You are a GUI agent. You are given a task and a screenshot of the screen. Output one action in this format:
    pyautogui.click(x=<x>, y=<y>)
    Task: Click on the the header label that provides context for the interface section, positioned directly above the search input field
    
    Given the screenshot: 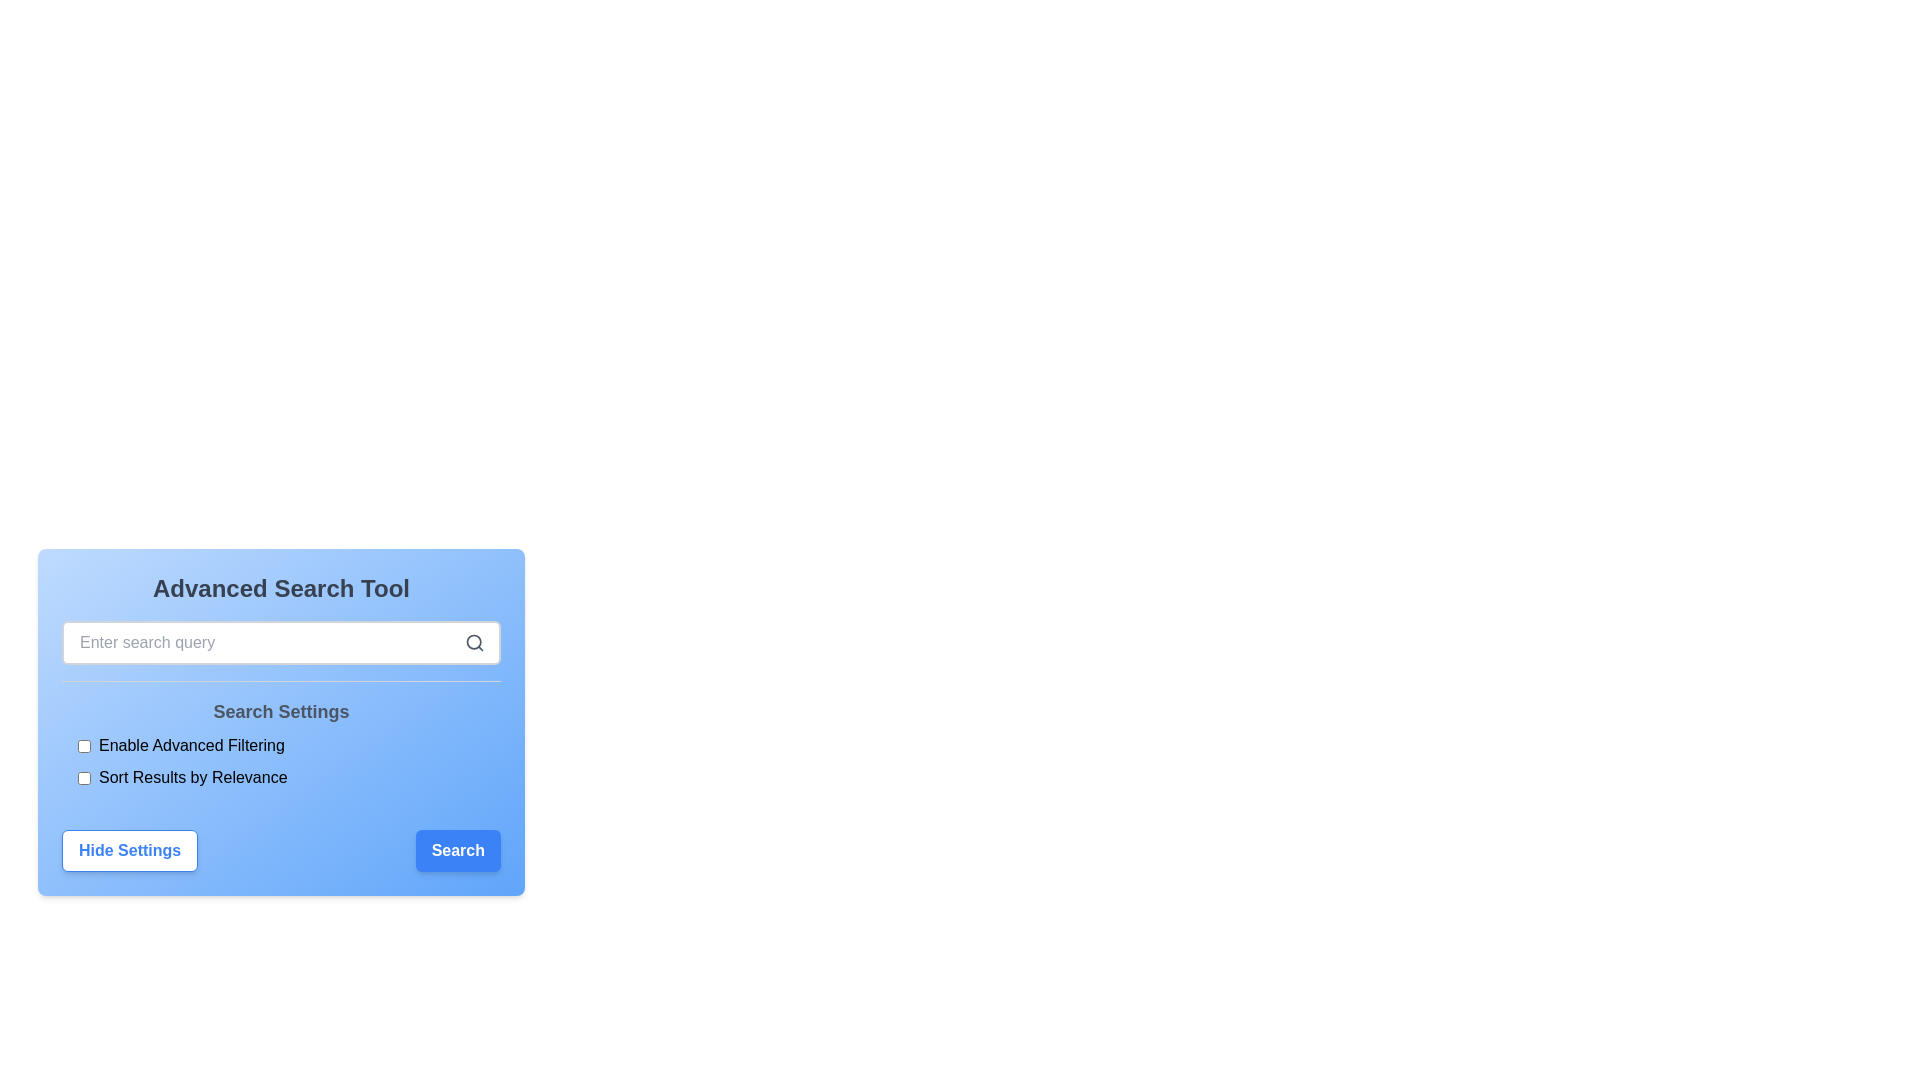 What is the action you would take?
    pyautogui.click(x=280, y=588)
    